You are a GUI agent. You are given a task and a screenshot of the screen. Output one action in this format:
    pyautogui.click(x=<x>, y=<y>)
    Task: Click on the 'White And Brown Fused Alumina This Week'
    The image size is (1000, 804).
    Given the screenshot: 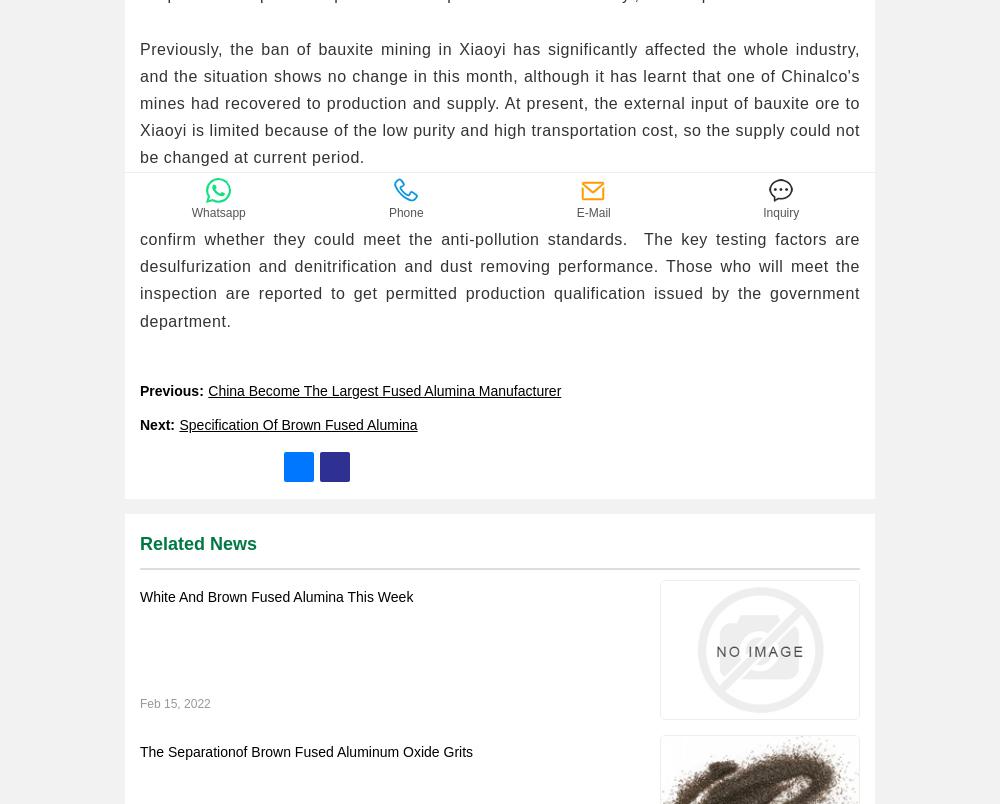 What is the action you would take?
    pyautogui.click(x=140, y=595)
    